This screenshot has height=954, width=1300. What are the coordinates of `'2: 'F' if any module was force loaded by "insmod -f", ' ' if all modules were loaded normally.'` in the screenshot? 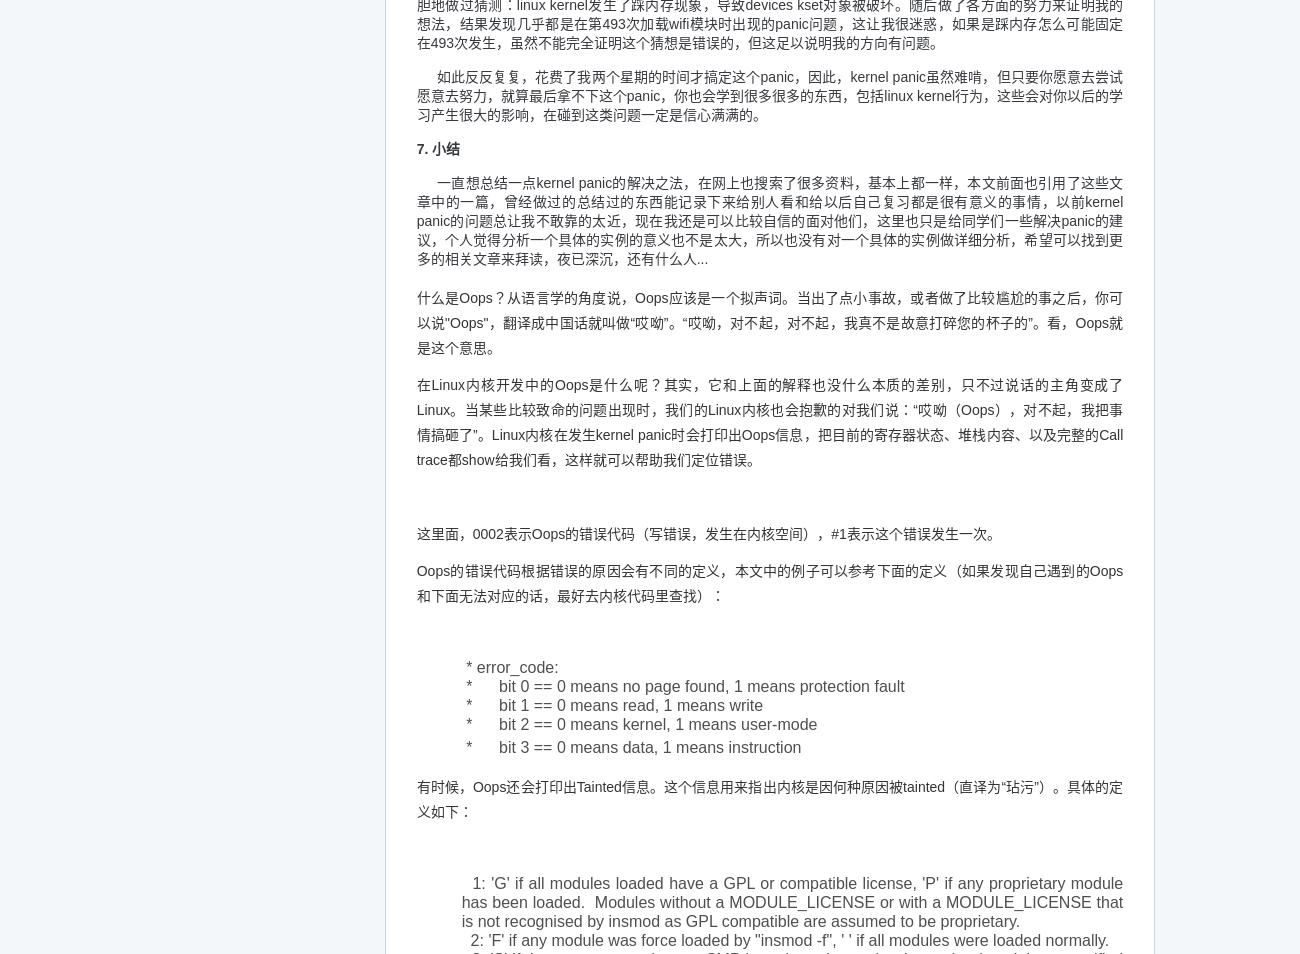 It's located at (783, 940).